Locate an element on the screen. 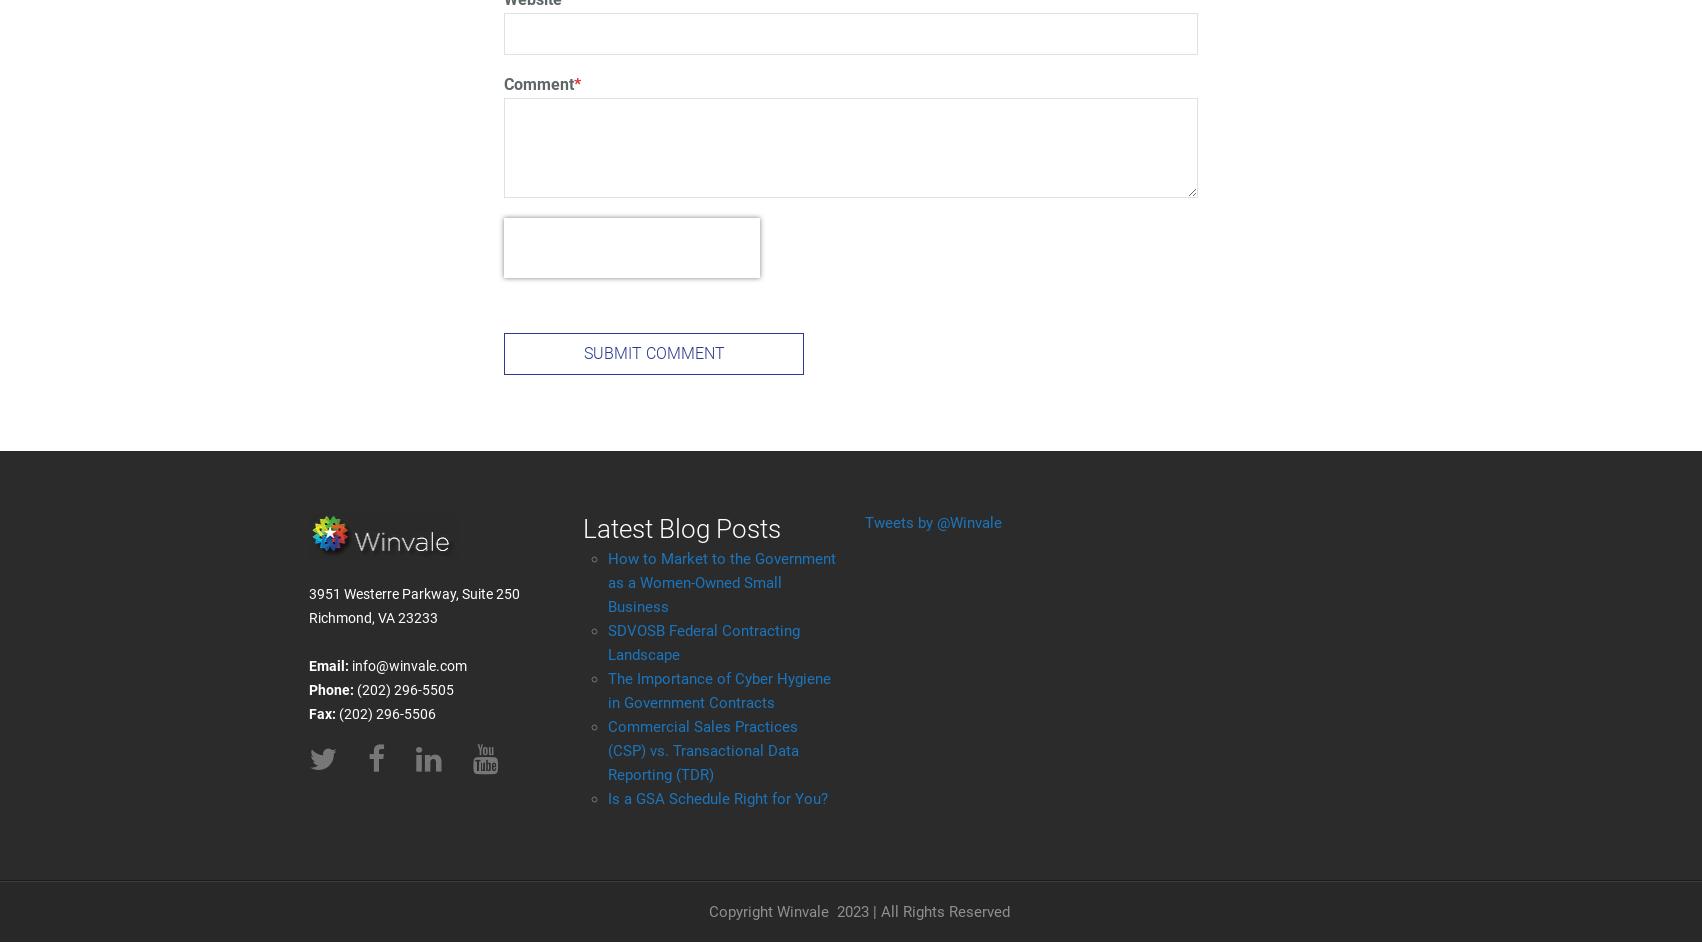 This screenshot has height=943, width=1702. 'Fax:' is located at coordinates (322, 713).